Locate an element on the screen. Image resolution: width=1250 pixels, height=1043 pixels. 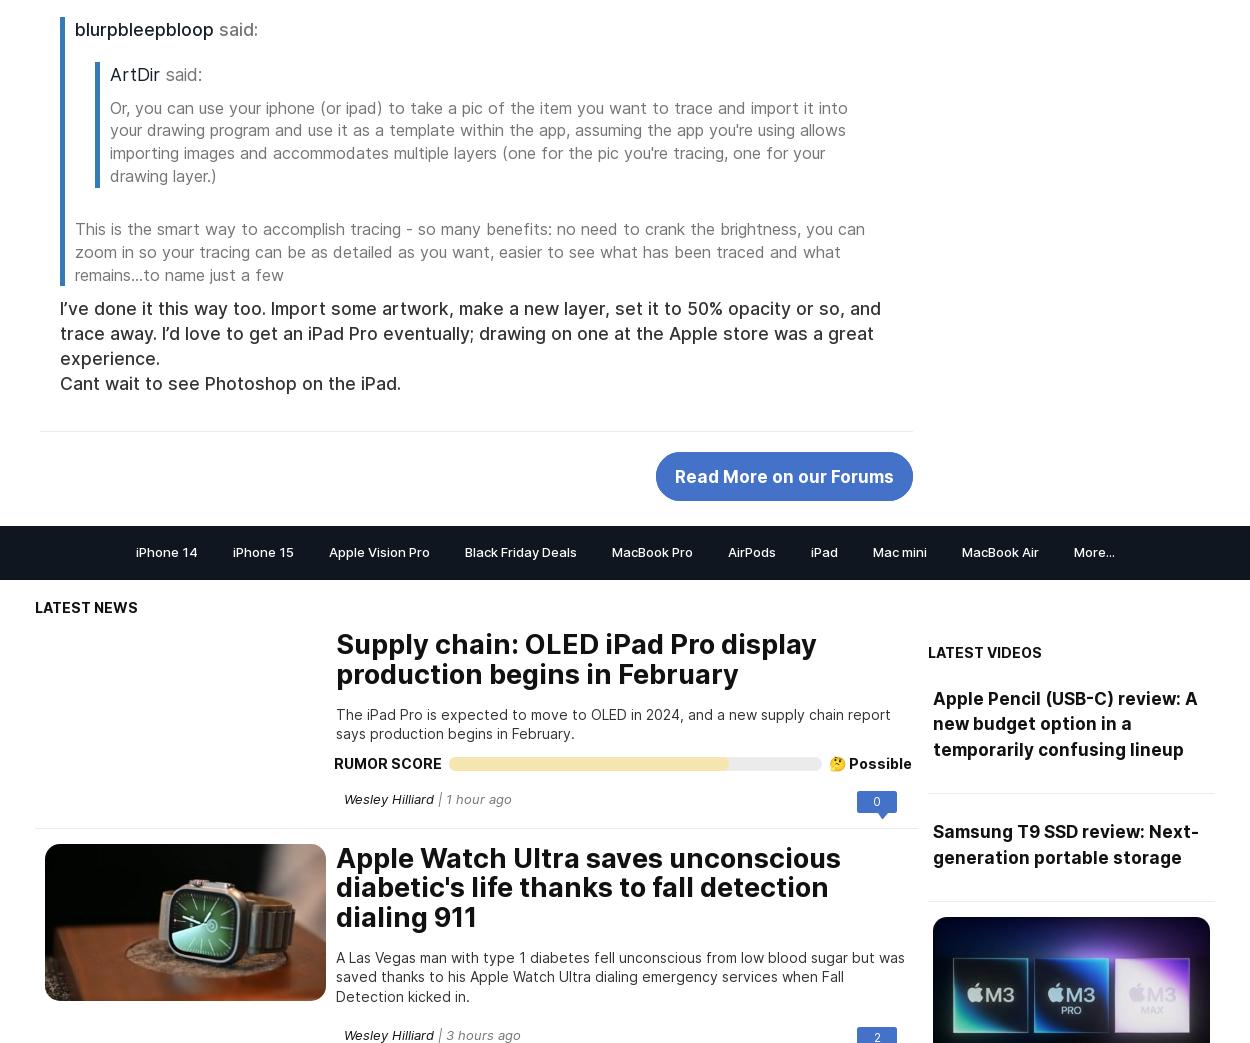
'I’ve done it this way too. Import some artwork, make a new layer, set it to 50% opacity or so, and trace away. I’d love to get an iPad Pro eventually; drawing on one at the Apple store was a great experience.' is located at coordinates (469, 332).